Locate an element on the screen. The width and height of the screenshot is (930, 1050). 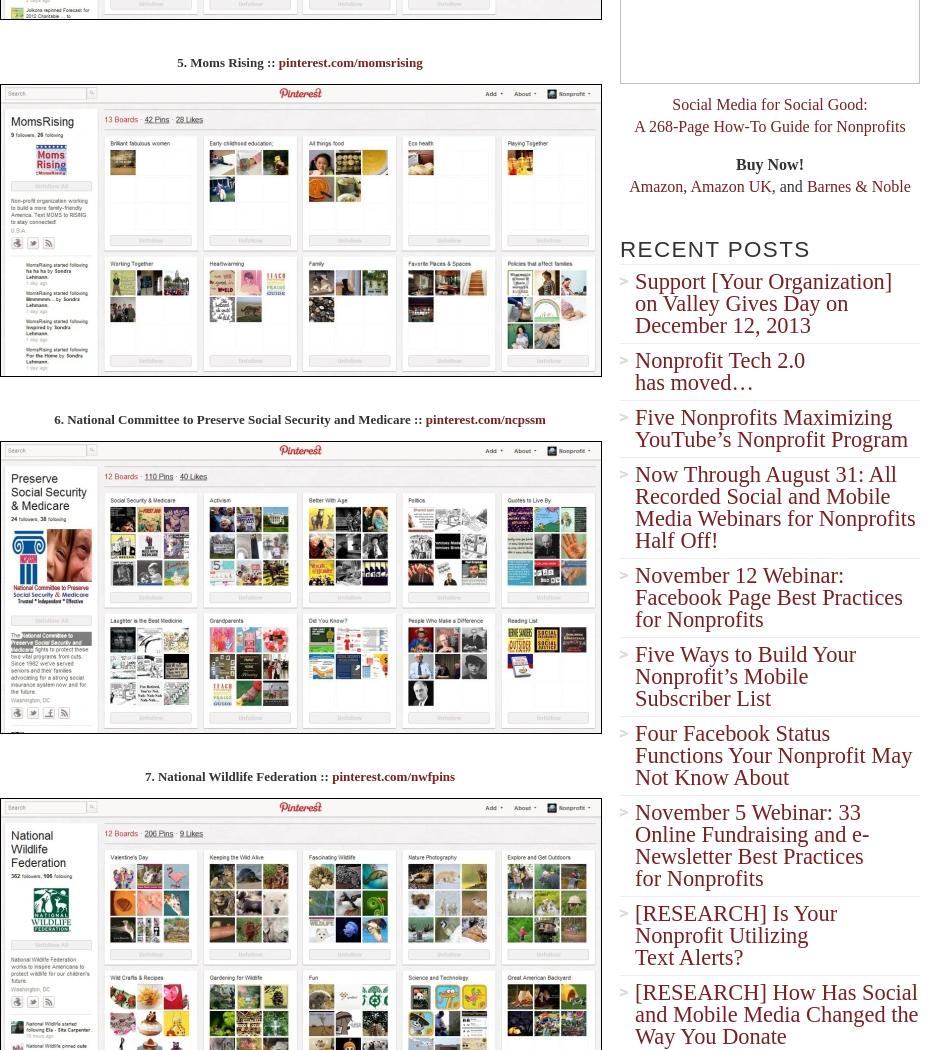
'November 5 Webinar: 33 Online Fundraising and e-Newsletter Best Practices for Nonprofits' is located at coordinates (751, 845).